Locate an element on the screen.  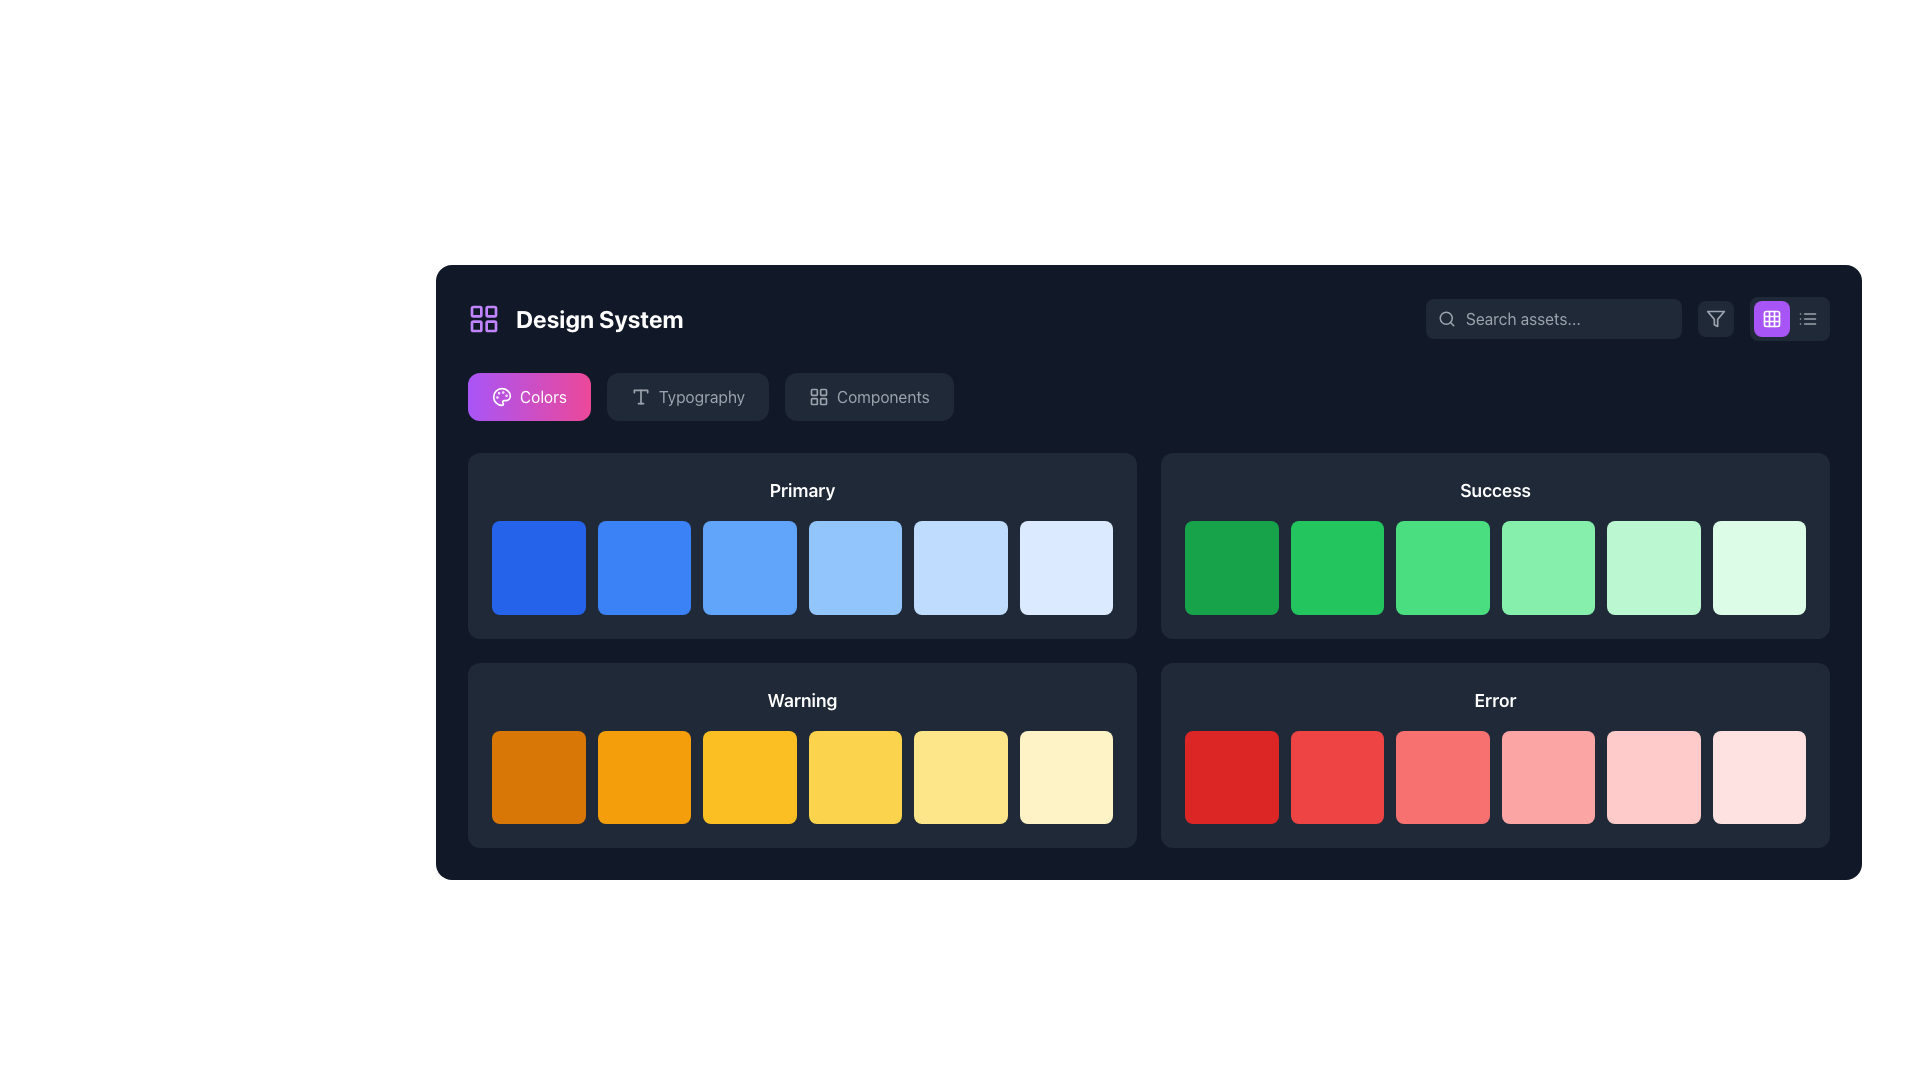
the interactive color option tile located second from the left in the top row of the 'Success' section is located at coordinates (1230, 567).